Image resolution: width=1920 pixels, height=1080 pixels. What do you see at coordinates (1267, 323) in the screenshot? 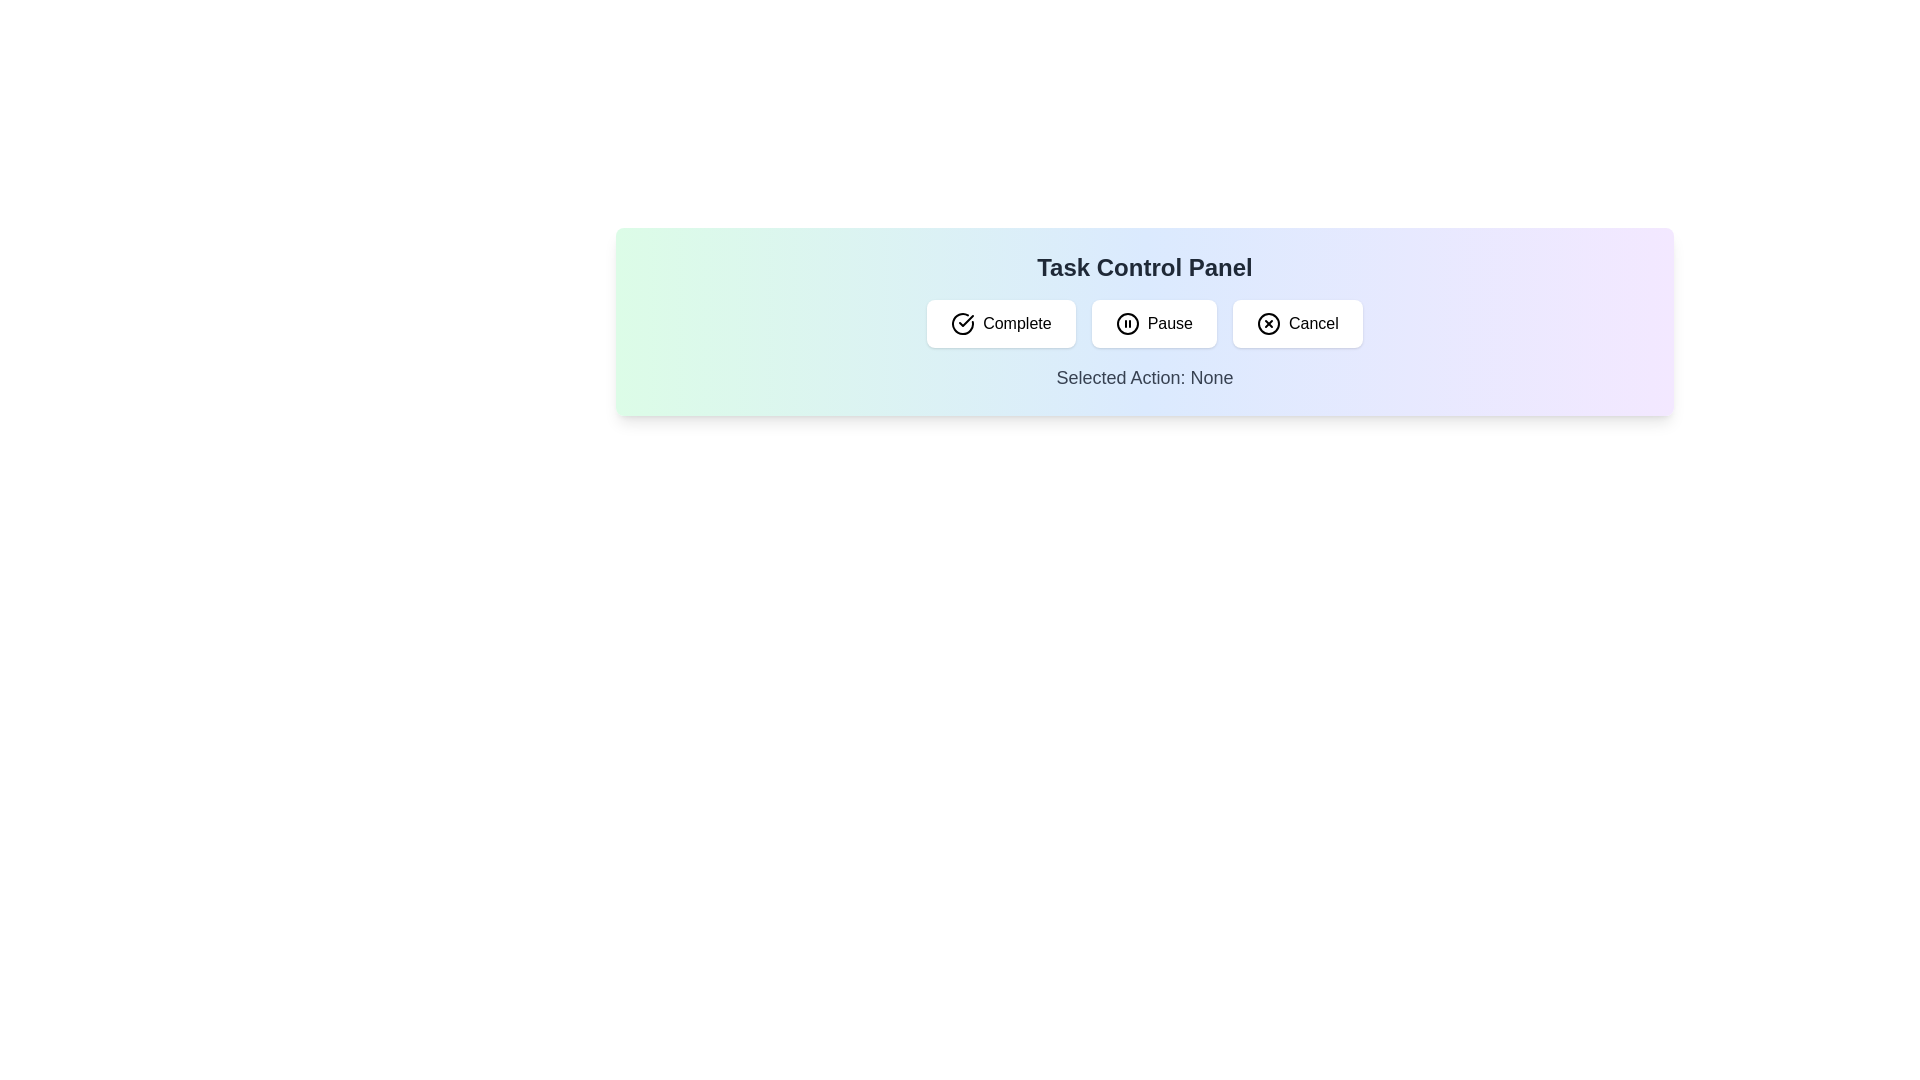
I see `the 'Cancel' button which contains a circular icon with a cross inside, located at the rightmost position in the Task Control Panel` at bounding box center [1267, 323].